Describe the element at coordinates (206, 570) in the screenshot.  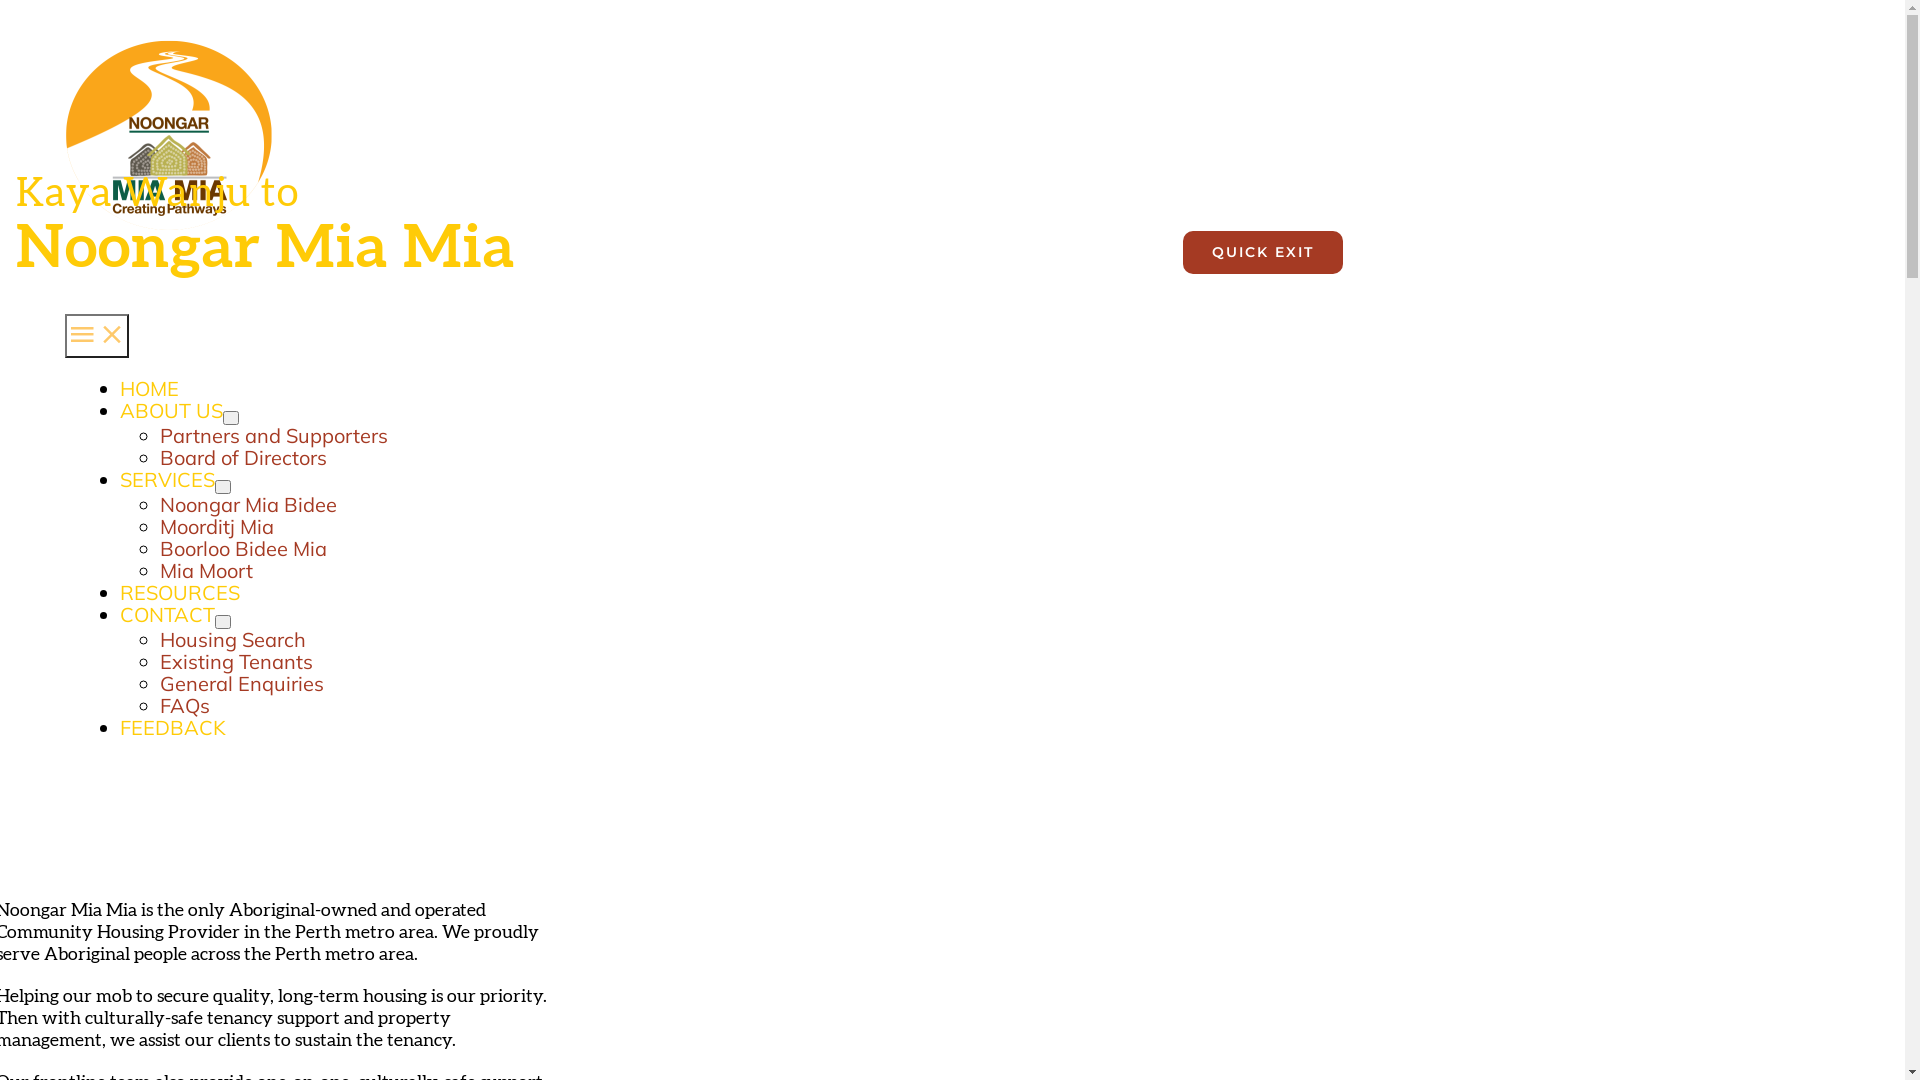
I see `'Mia Moort'` at that location.